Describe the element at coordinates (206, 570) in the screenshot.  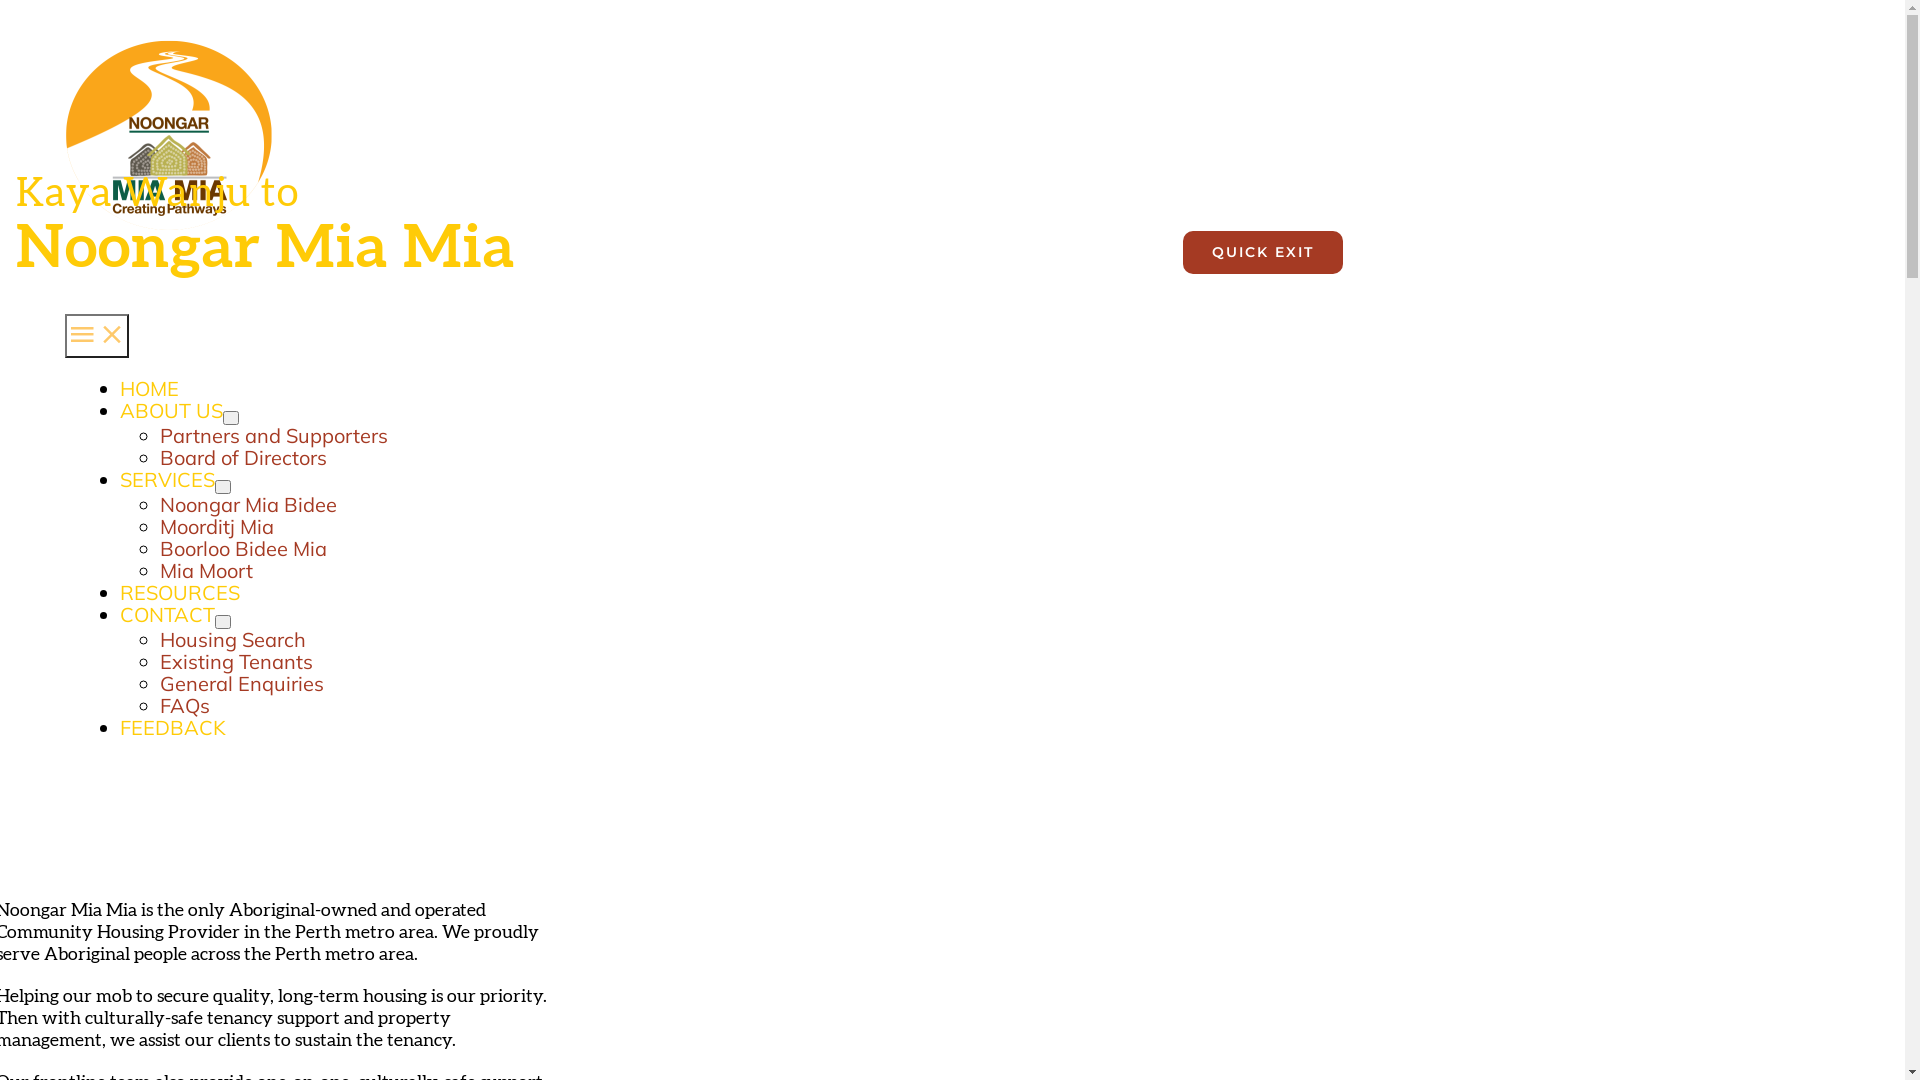
I see `'Mia Moort'` at that location.